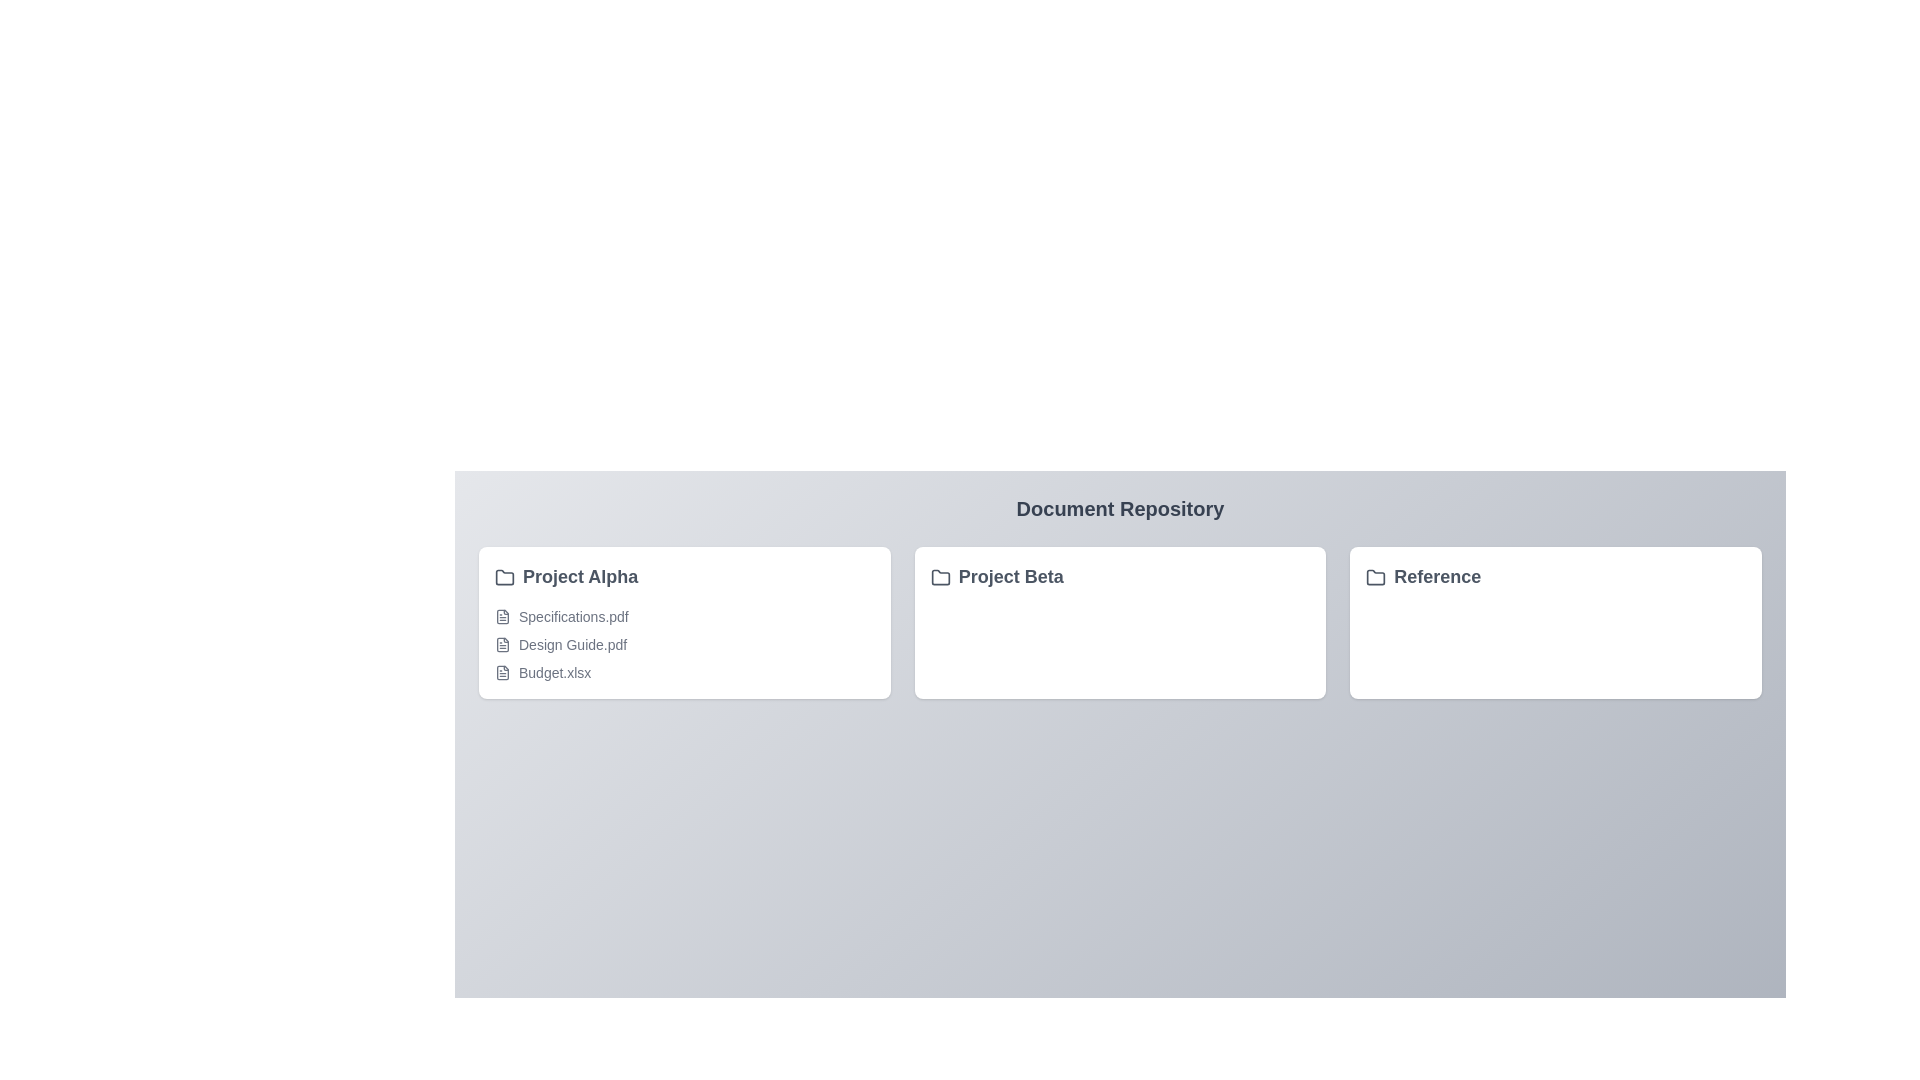 This screenshot has height=1080, width=1920. Describe the element at coordinates (503, 644) in the screenshot. I see `the document type icon located in the second row of the file list within the 'Project Alpha' section, just before the label 'Design Guide.pdf' to interact with it` at that location.